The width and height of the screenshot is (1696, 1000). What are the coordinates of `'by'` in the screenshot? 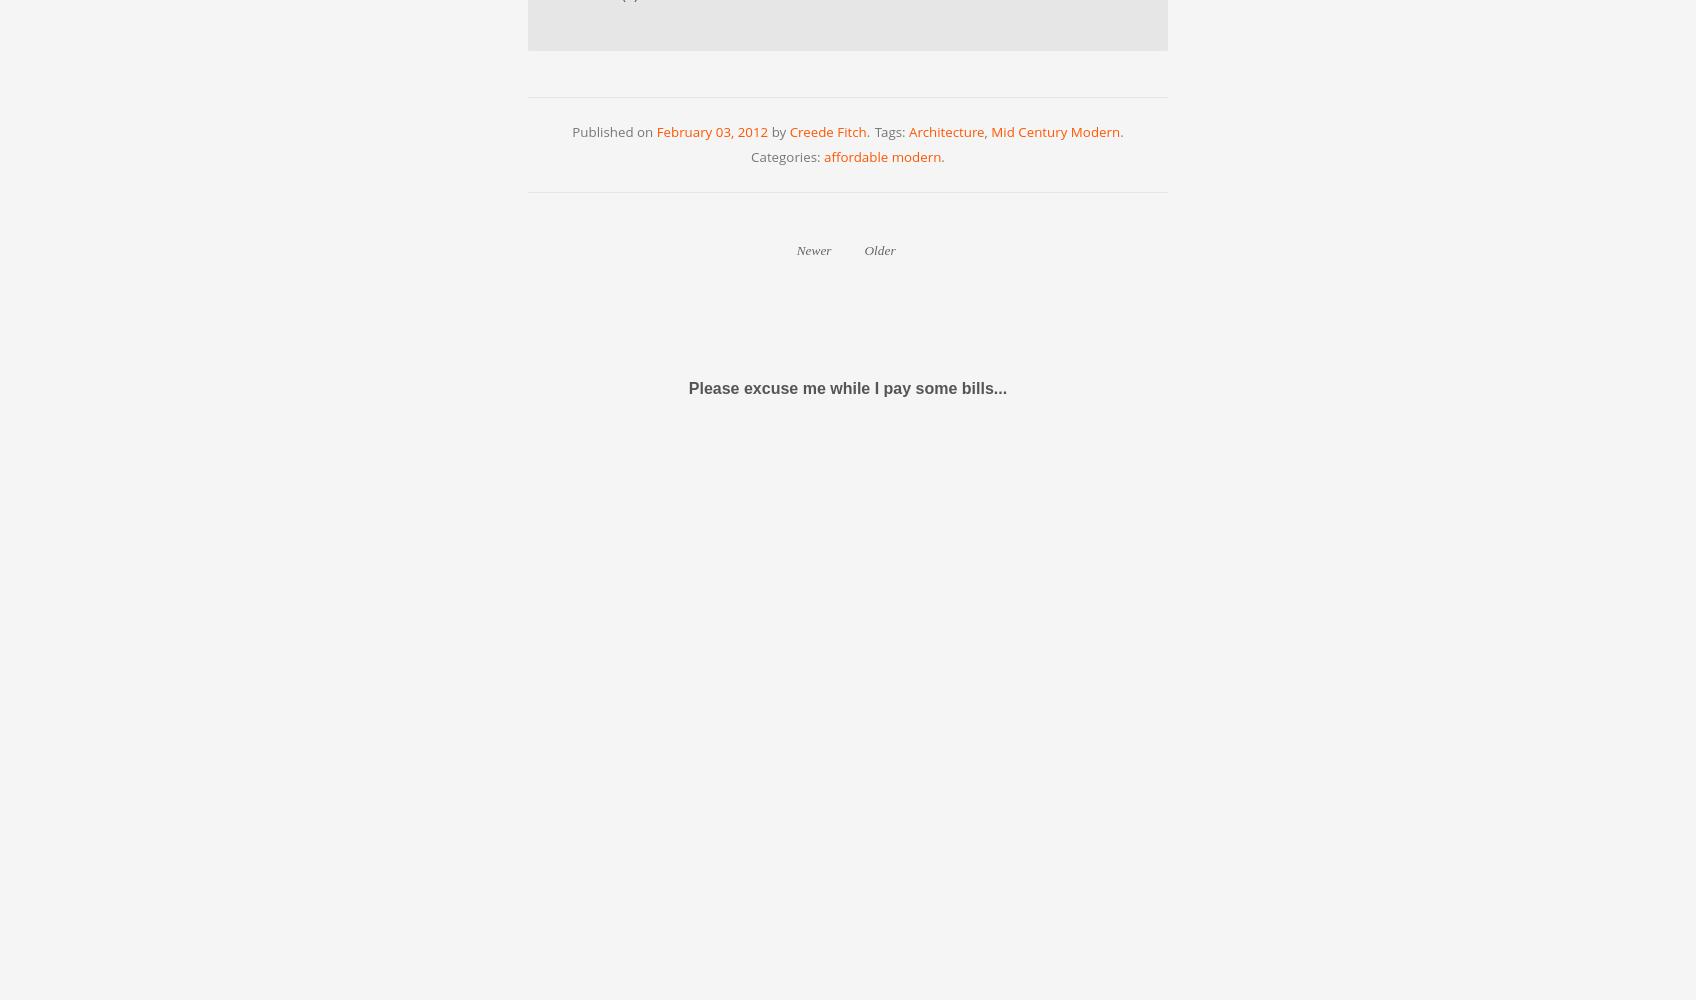 It's located at (777, 131).